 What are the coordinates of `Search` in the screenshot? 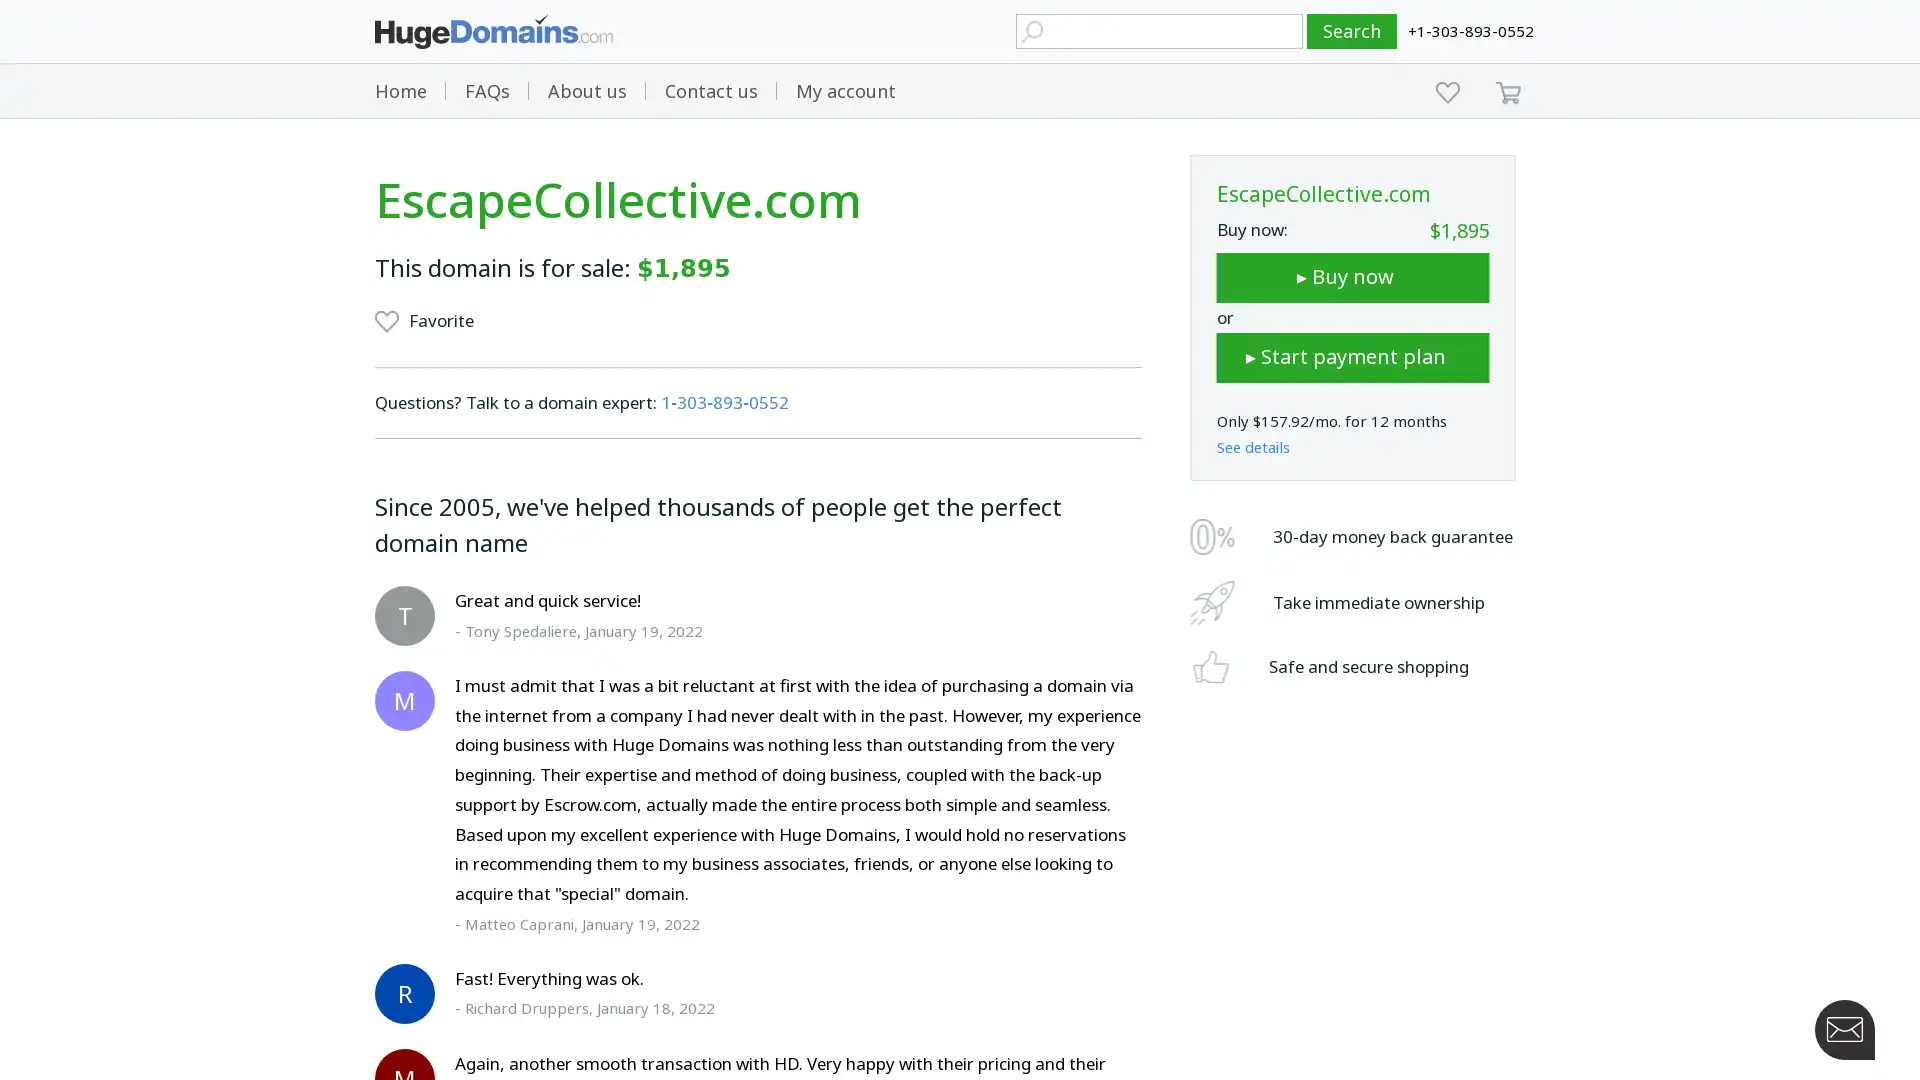 It's located at (1352, 31).